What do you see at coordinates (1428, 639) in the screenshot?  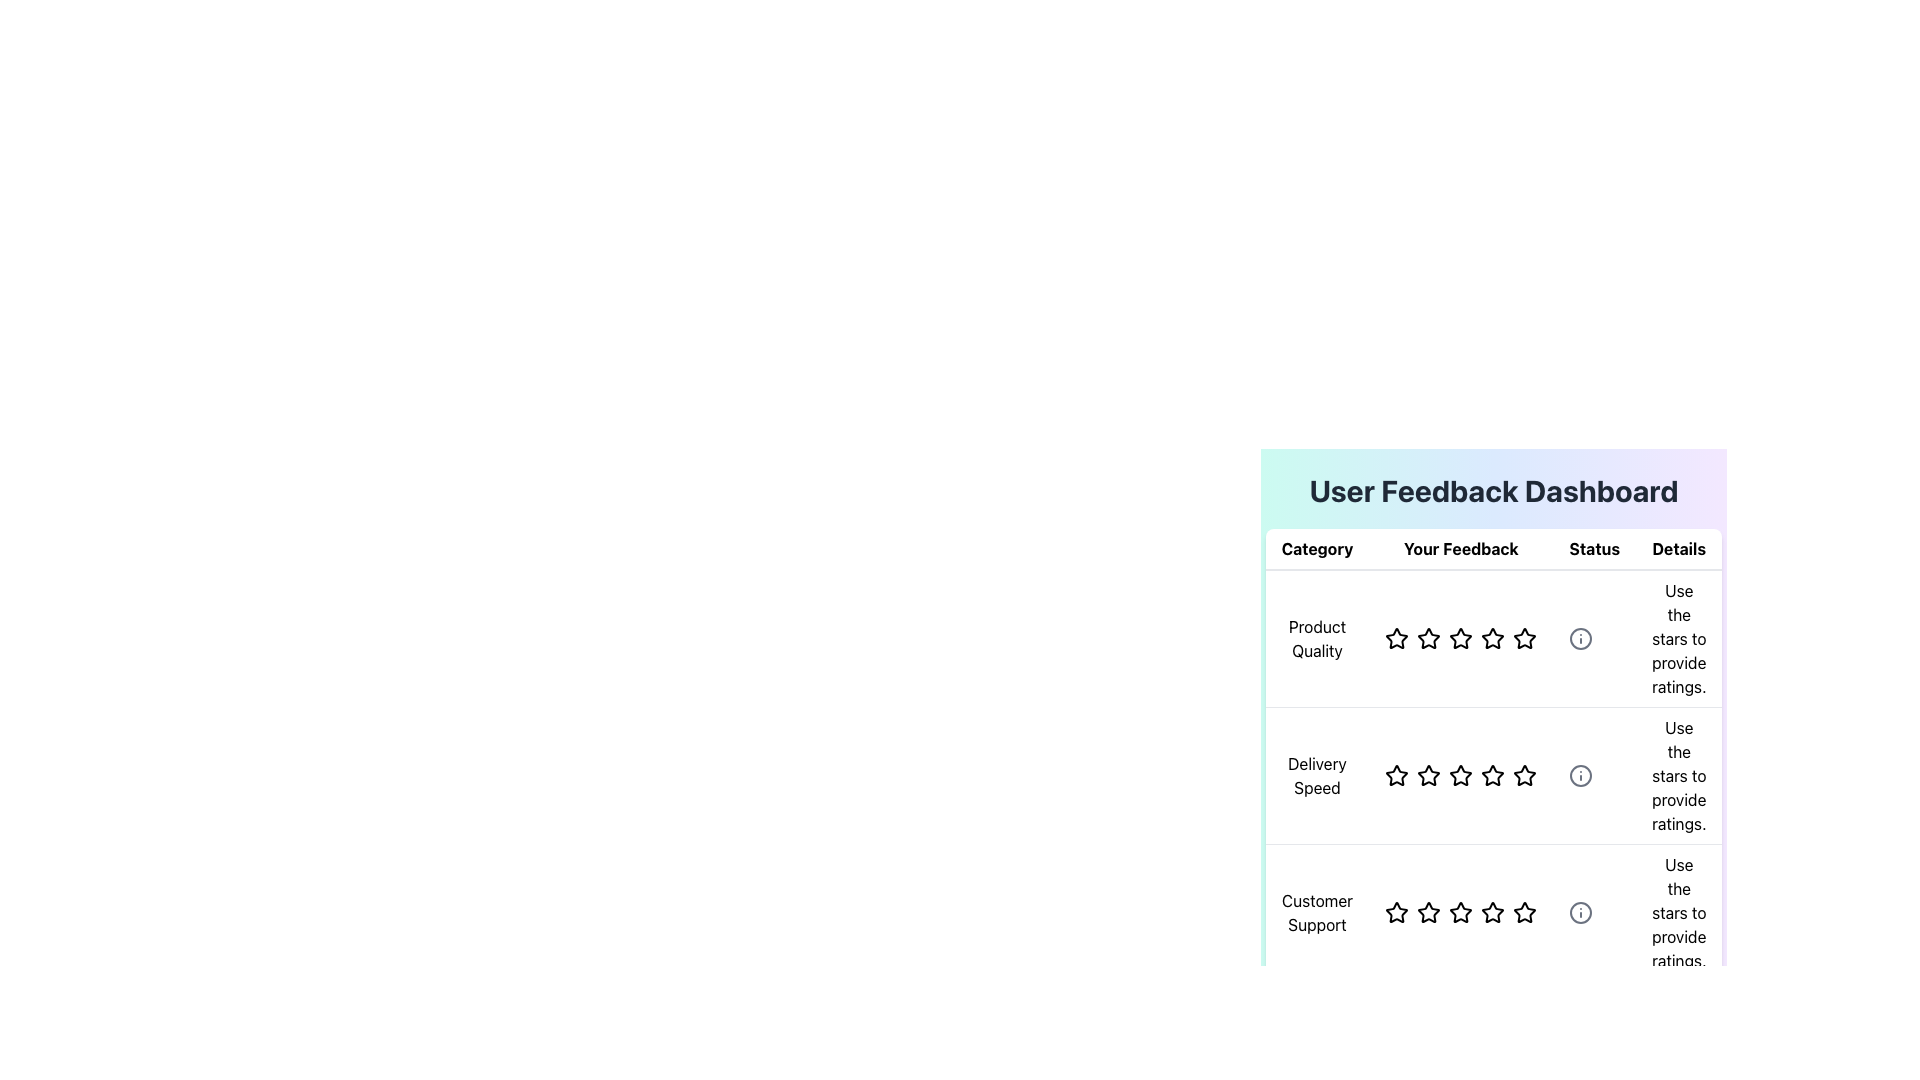 I see `the second star-shaped rating icon for 'Product Quality' in the User Feedback Dashboard` at bounding box center [1428, 639].